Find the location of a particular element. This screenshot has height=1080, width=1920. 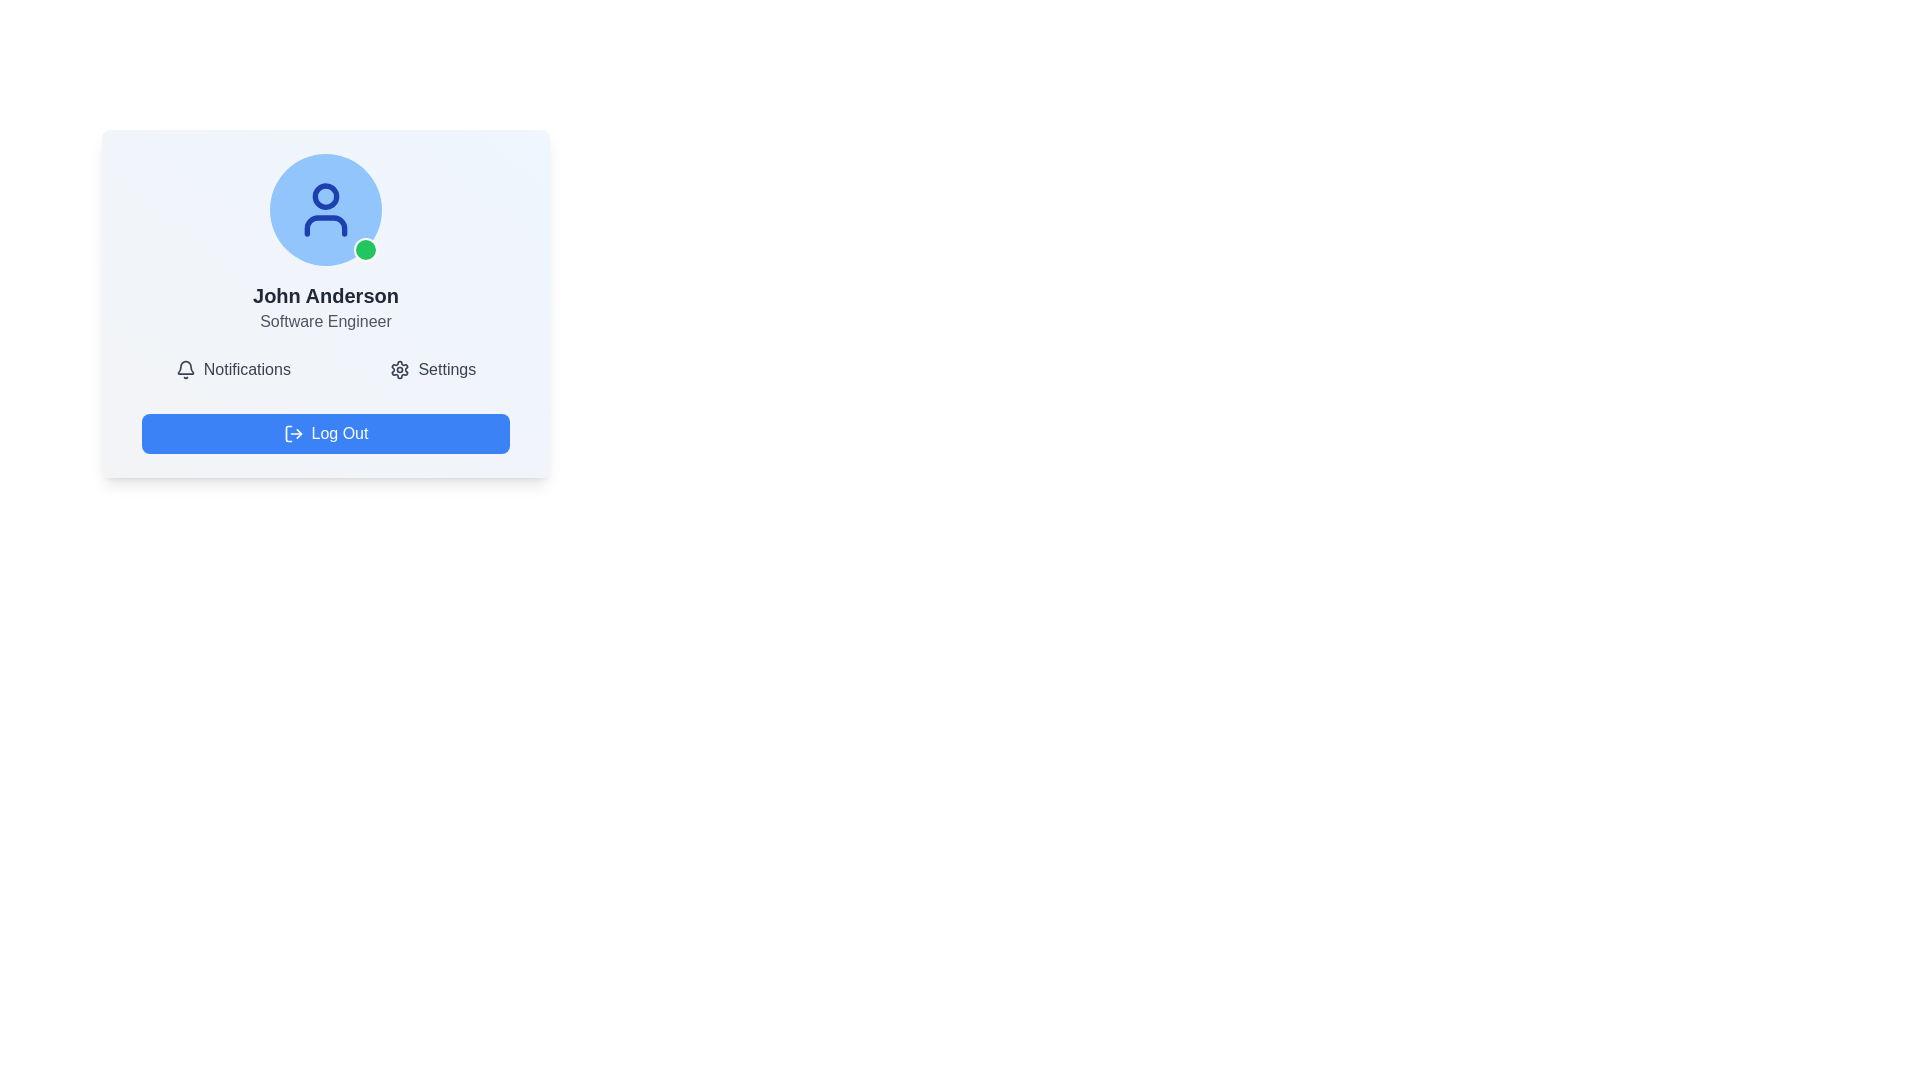

the Interactive Button with Icon and Text labeled 'Settings' to change its text color from gray to blue is located at coordinates (432, 370).